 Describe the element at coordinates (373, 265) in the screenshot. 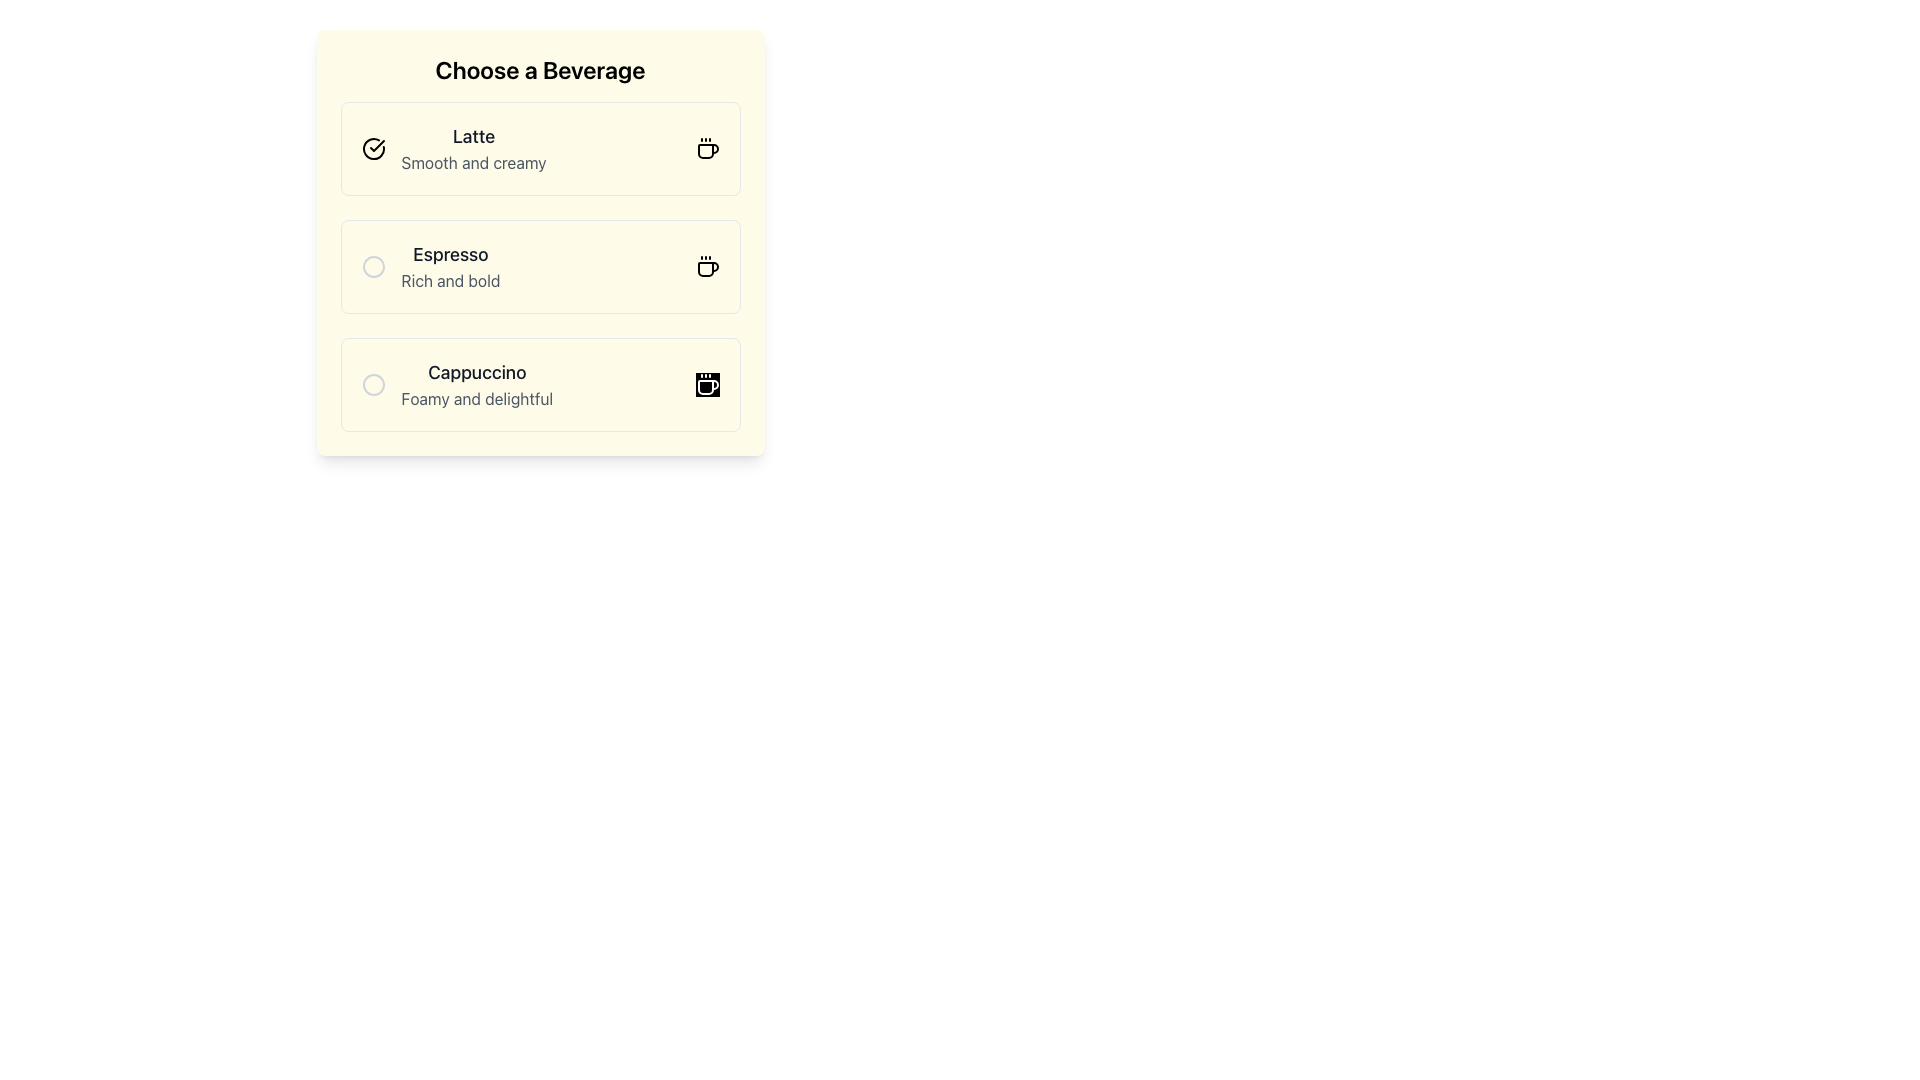

I see `the 'Espresso' radio button` at that location.